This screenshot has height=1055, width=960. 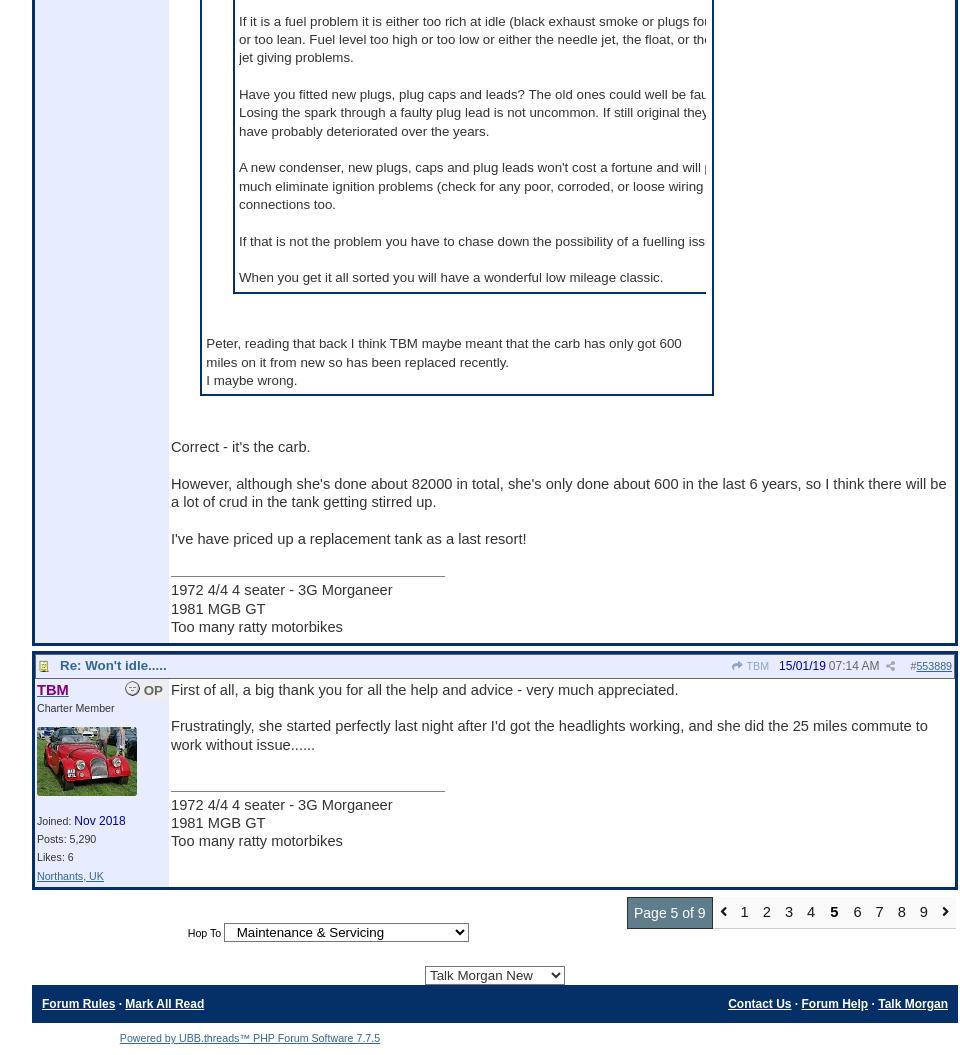 What do you see at coordinates (66, 837) in the screenshot?
I see `'Posts: 5,290'` at bounding box center [66, 837].